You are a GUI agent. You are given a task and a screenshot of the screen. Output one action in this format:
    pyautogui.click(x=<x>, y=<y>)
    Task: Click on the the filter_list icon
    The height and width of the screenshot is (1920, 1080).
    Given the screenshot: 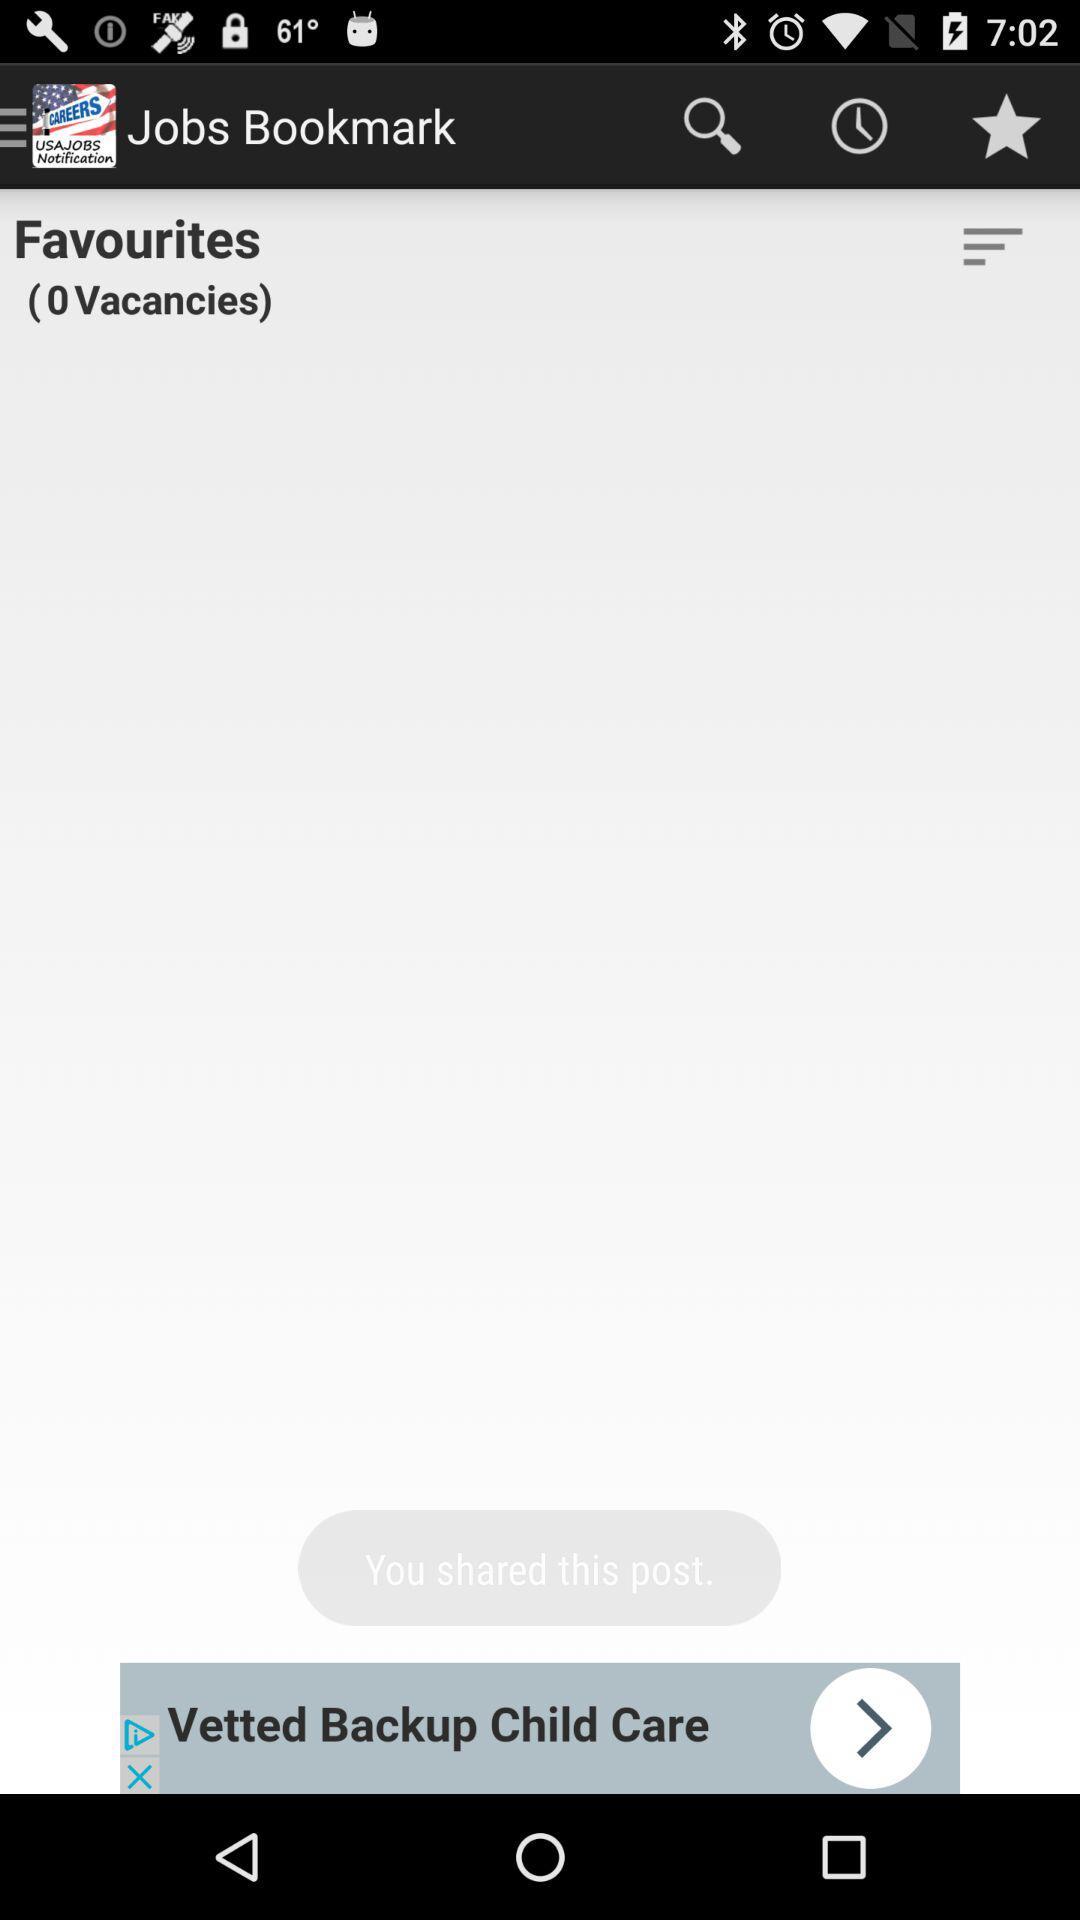 What is the action you would take?
    pyautogui.click(x=992, y=251)
    